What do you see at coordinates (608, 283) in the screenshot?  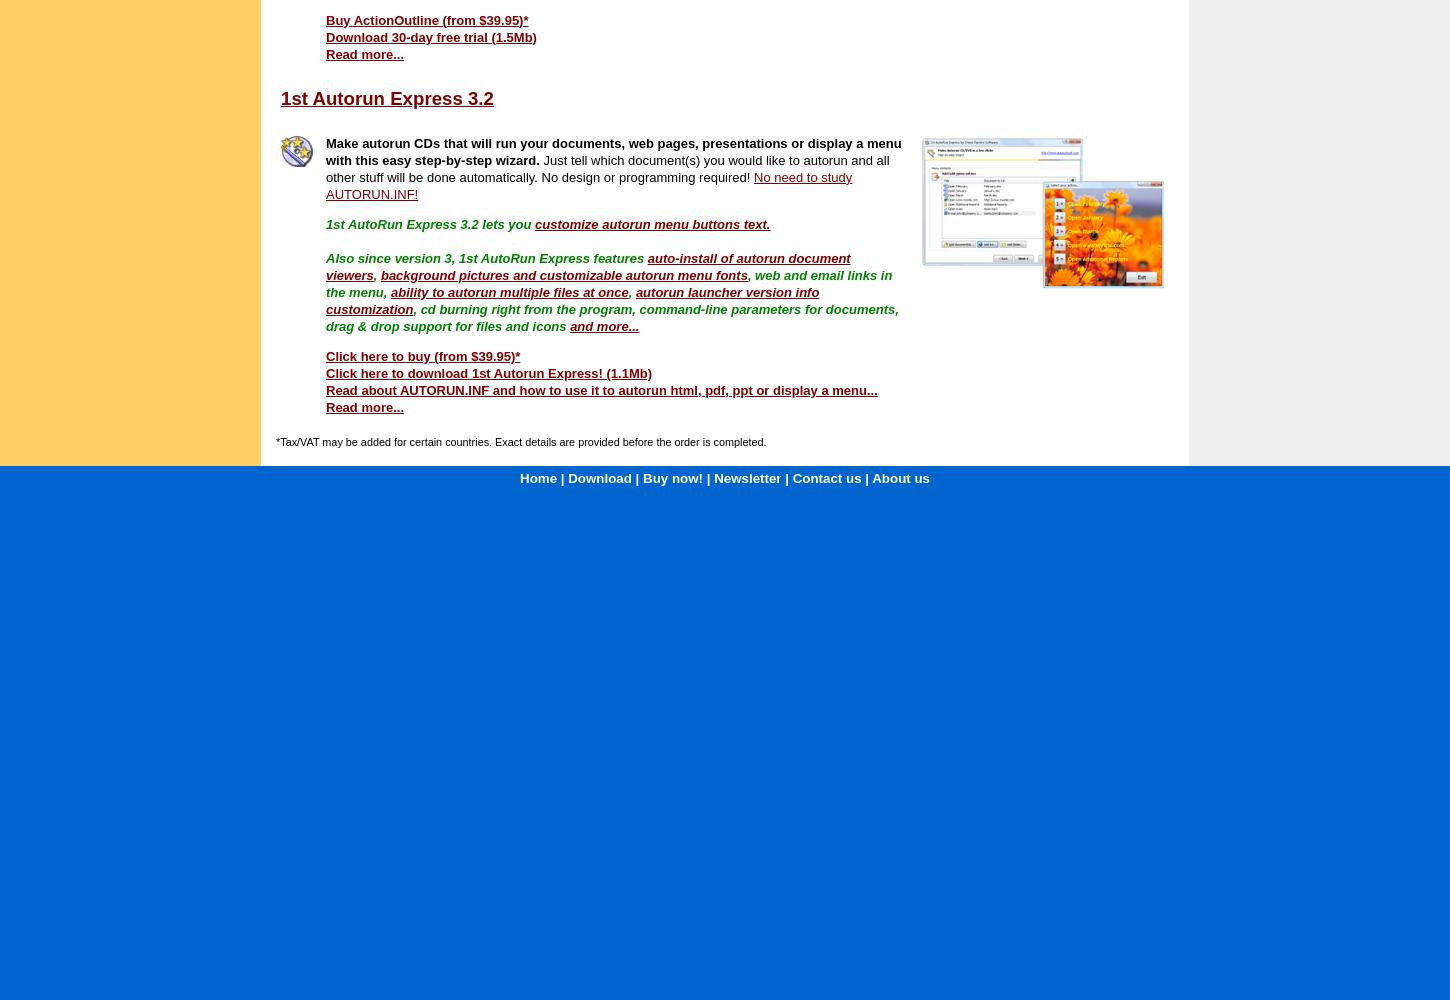 I see `', web and email links in the menu,'` at bounding box center [608, 283].